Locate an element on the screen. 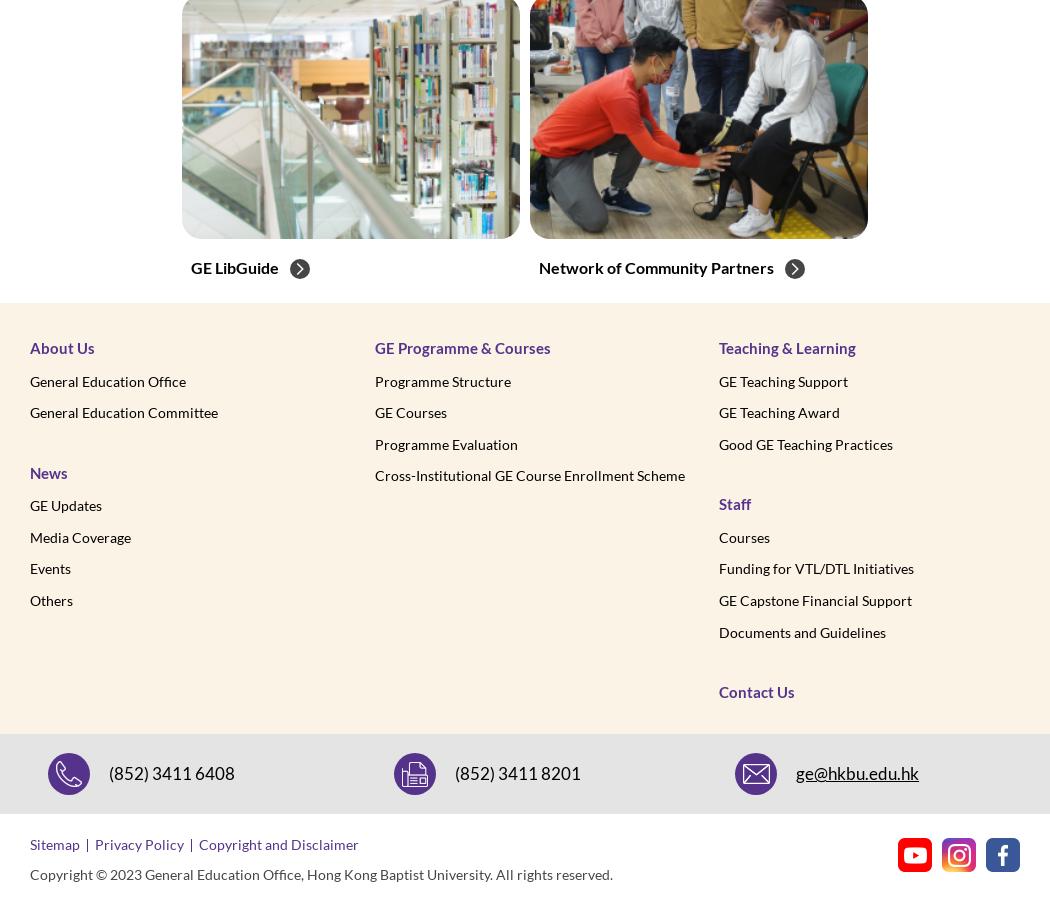 The width and height of the screenshot is (1050, 909). '(852) 3411 8201' is located at coordinates (516, 772).